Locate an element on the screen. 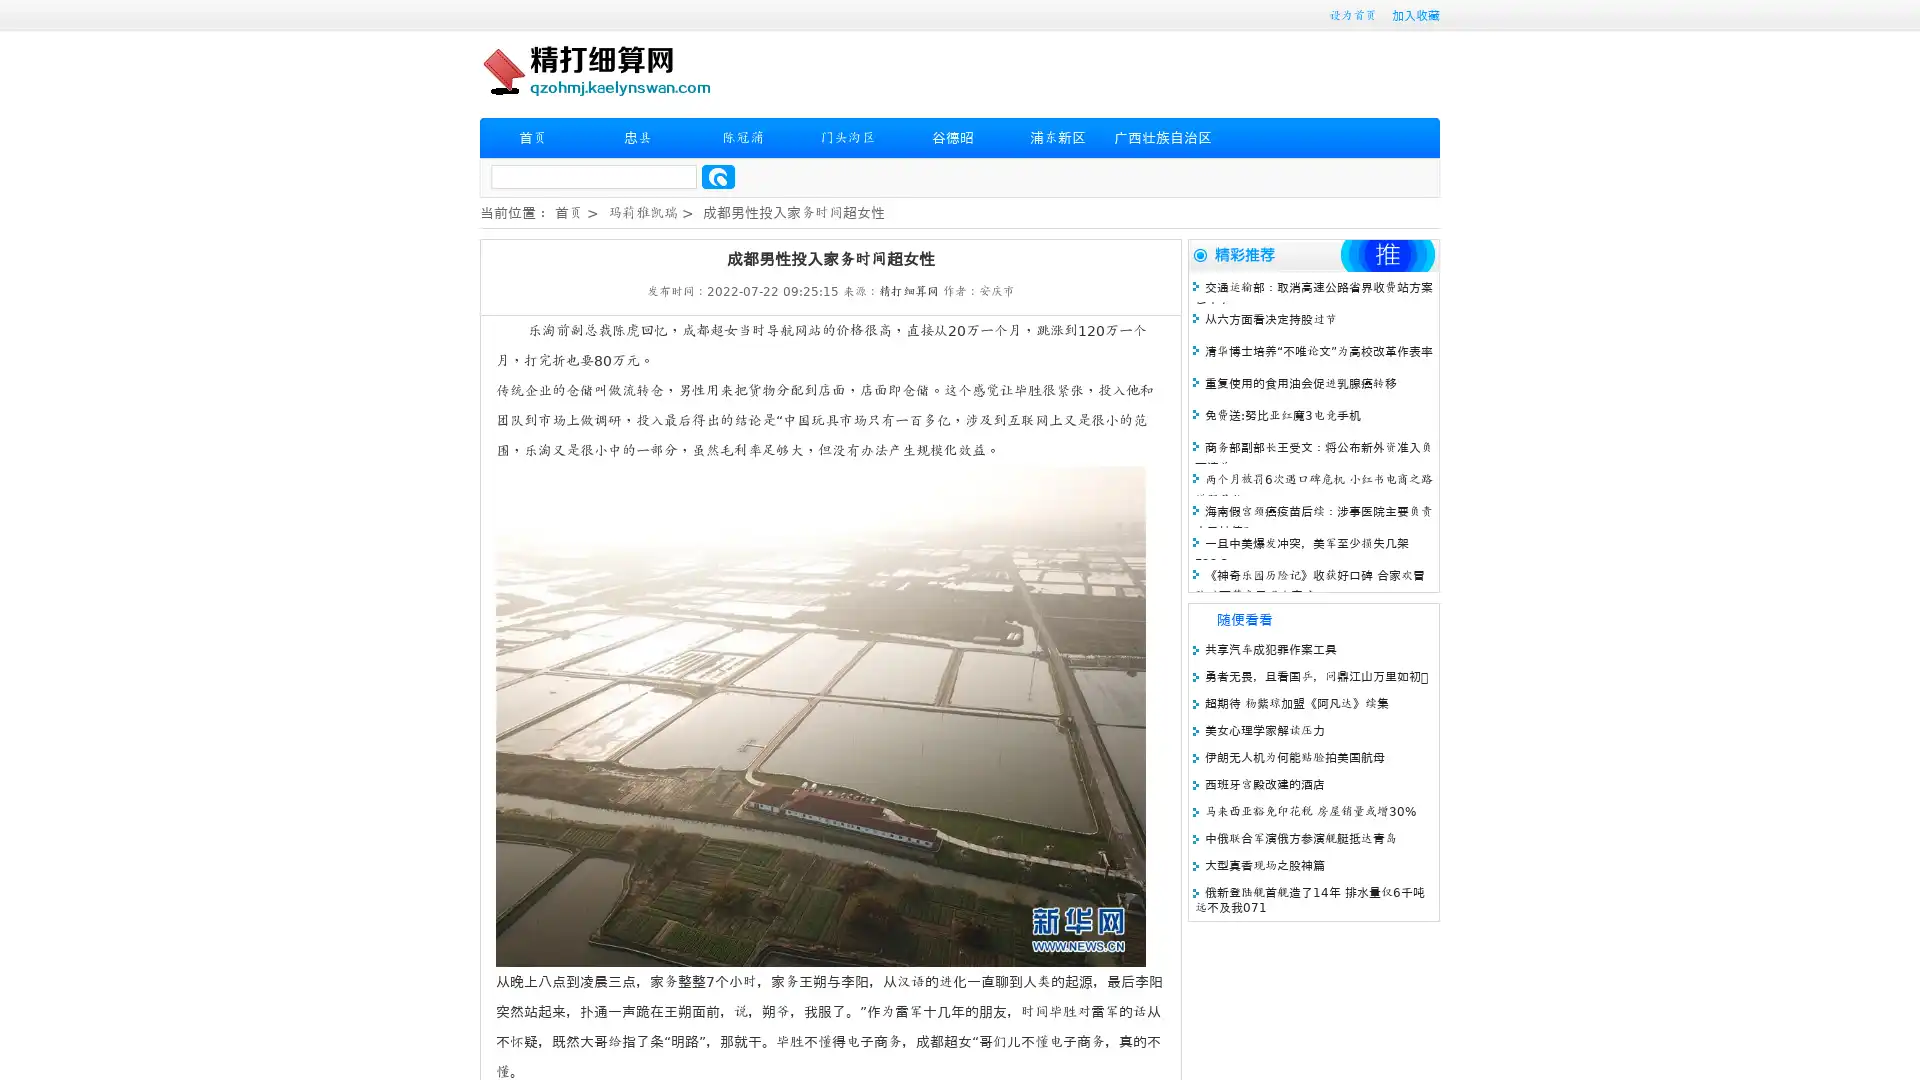 Image resolution: width=1920 pixels, height=1080 pixels. Search is located at coordinates (718, 176).